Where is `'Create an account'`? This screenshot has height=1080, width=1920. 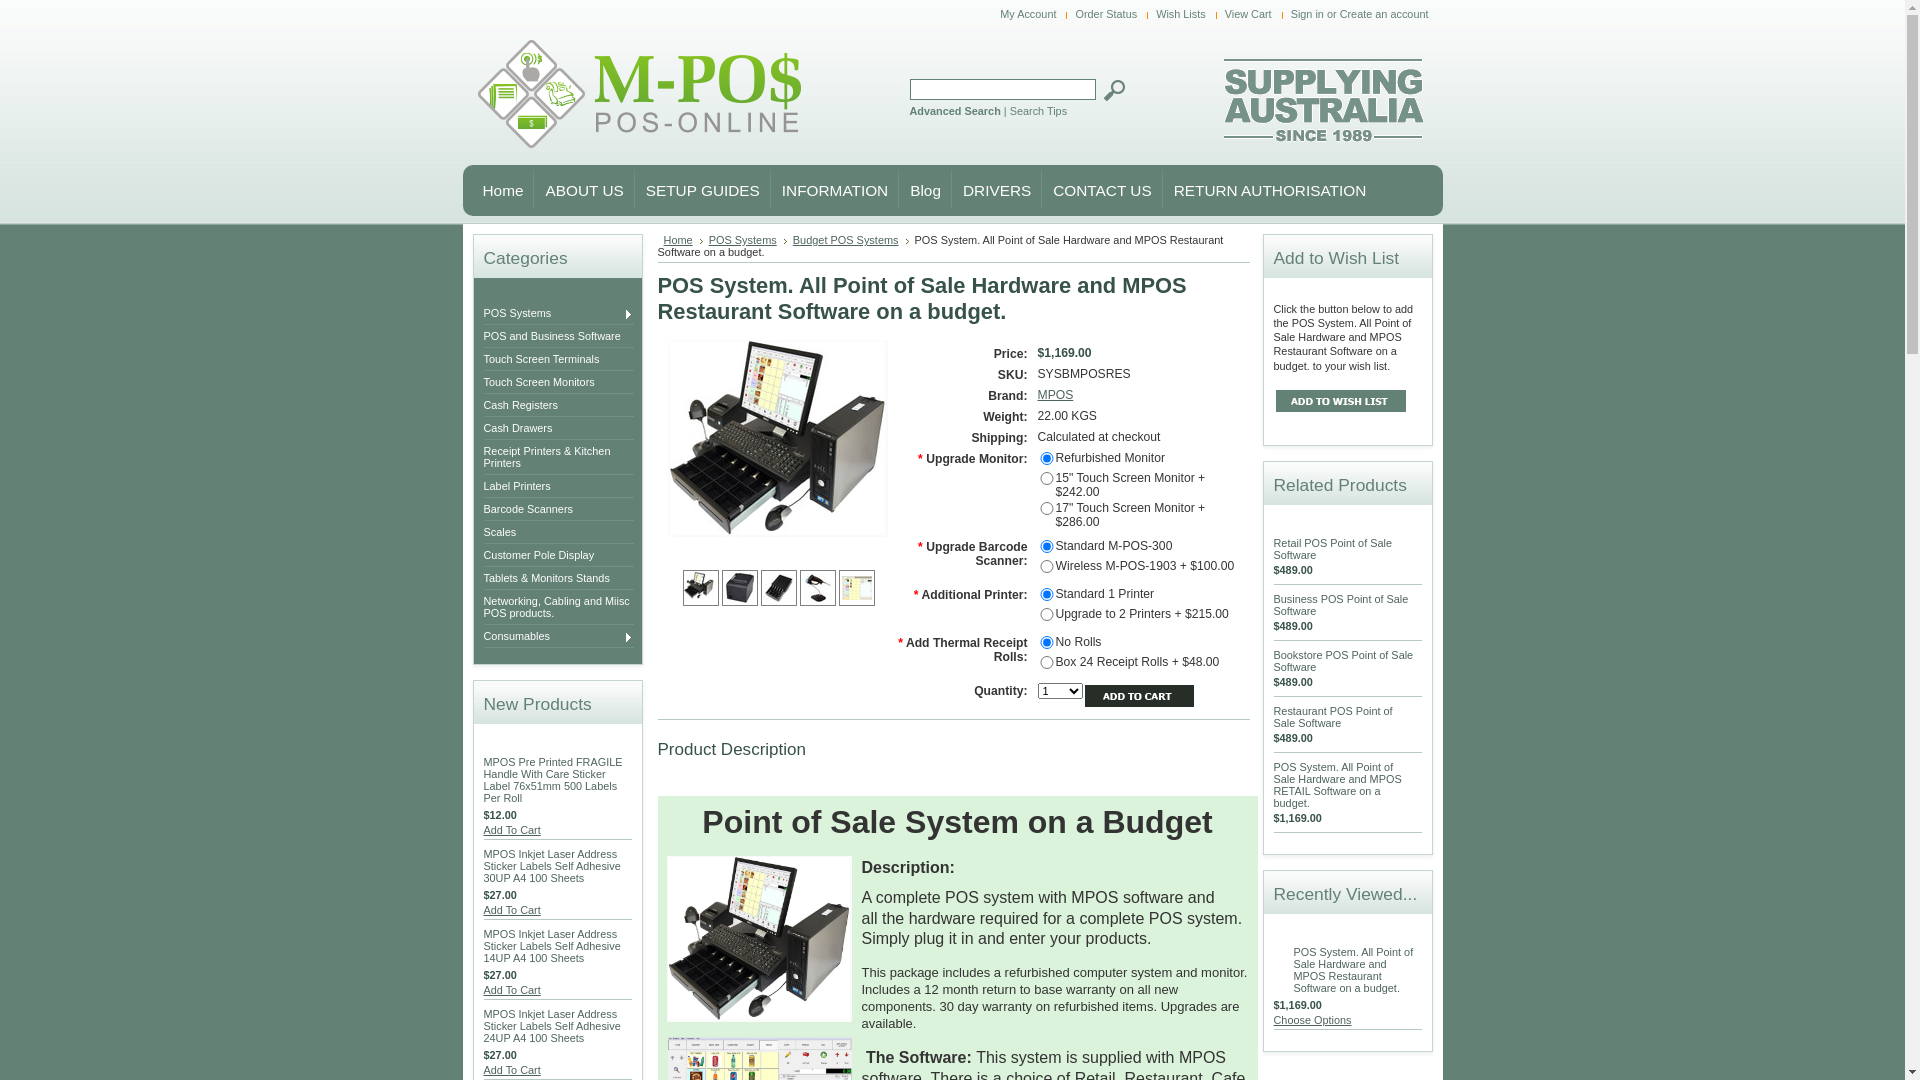
'Create an account' is located at coordinates (1383, 14).